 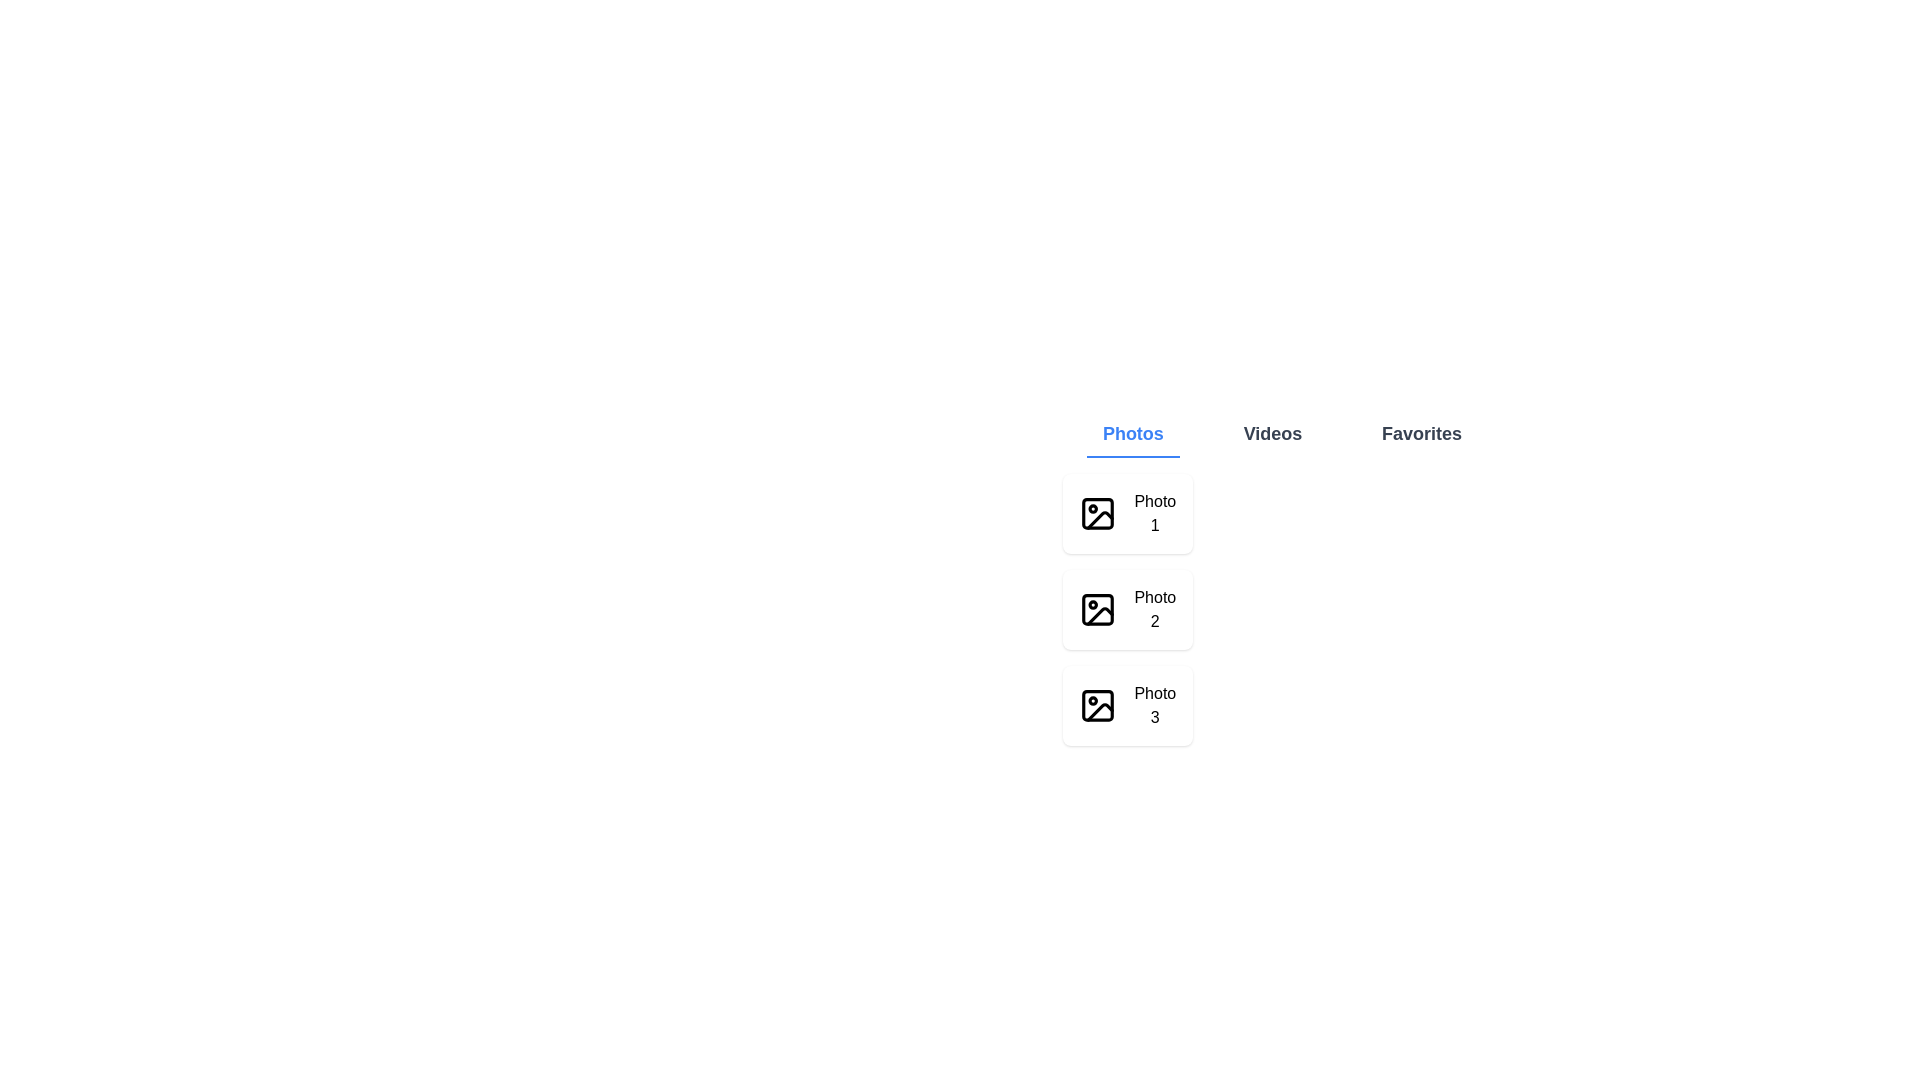 I want to click on the Image icon located, so click(x=1097, y=512).